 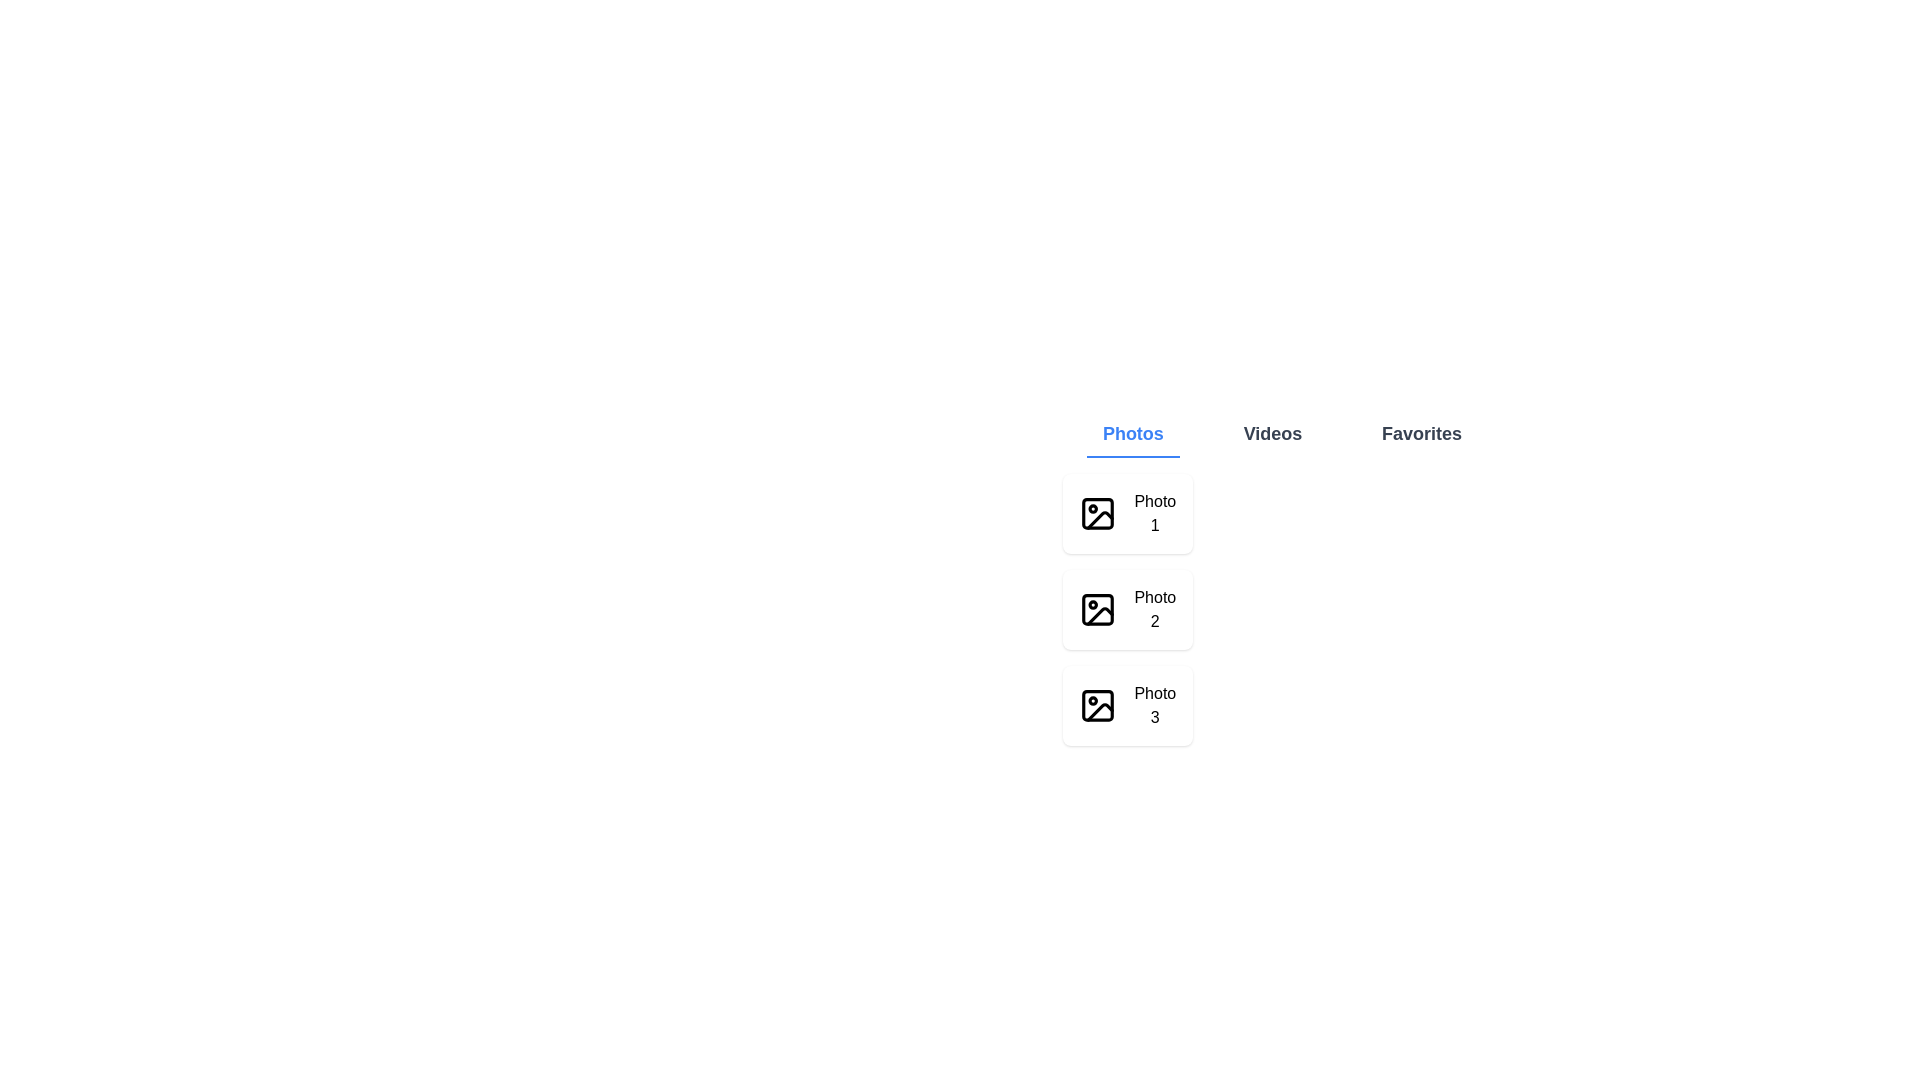 I want to click on the Image icon located, so click(x=1097, y=512).